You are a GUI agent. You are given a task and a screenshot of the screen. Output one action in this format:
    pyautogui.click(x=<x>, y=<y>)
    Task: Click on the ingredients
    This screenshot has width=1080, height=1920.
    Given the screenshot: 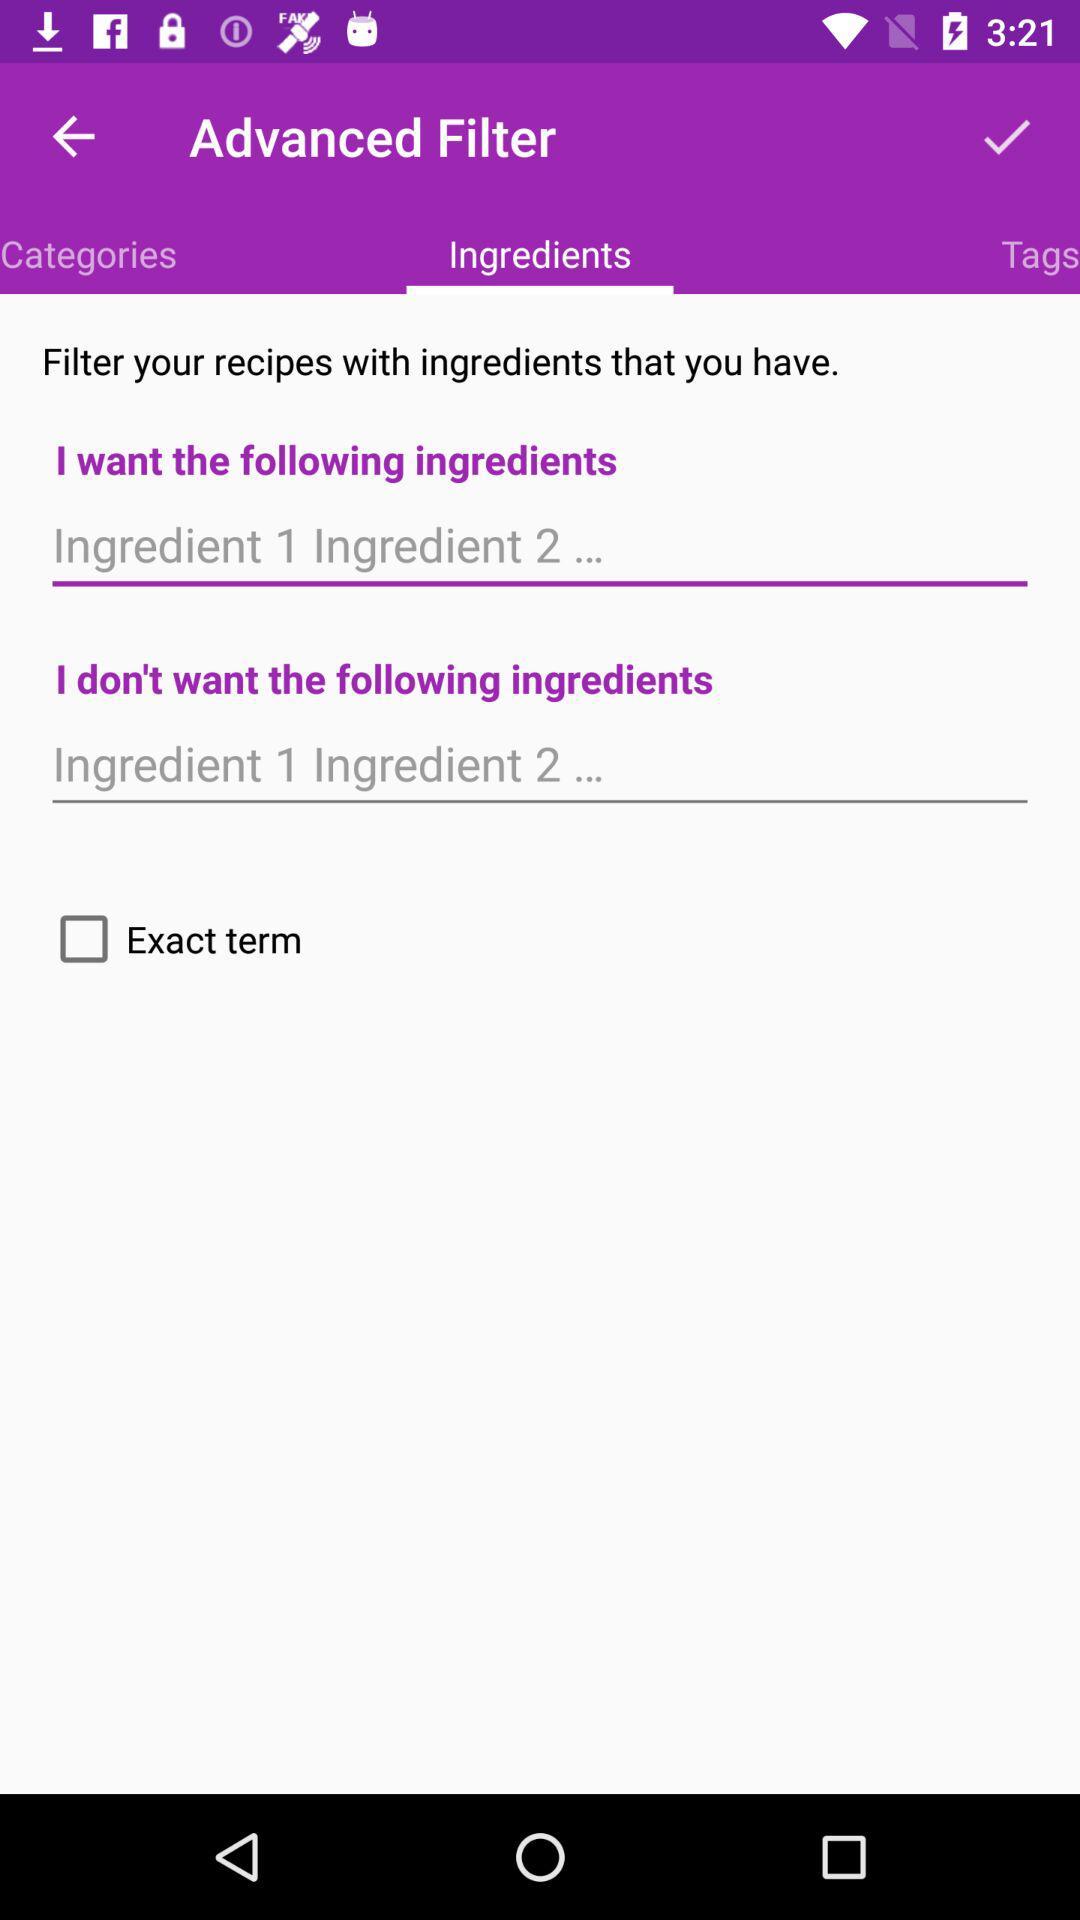 What is the action you would take?
    pyautogui.click(x=540, y=763)
    